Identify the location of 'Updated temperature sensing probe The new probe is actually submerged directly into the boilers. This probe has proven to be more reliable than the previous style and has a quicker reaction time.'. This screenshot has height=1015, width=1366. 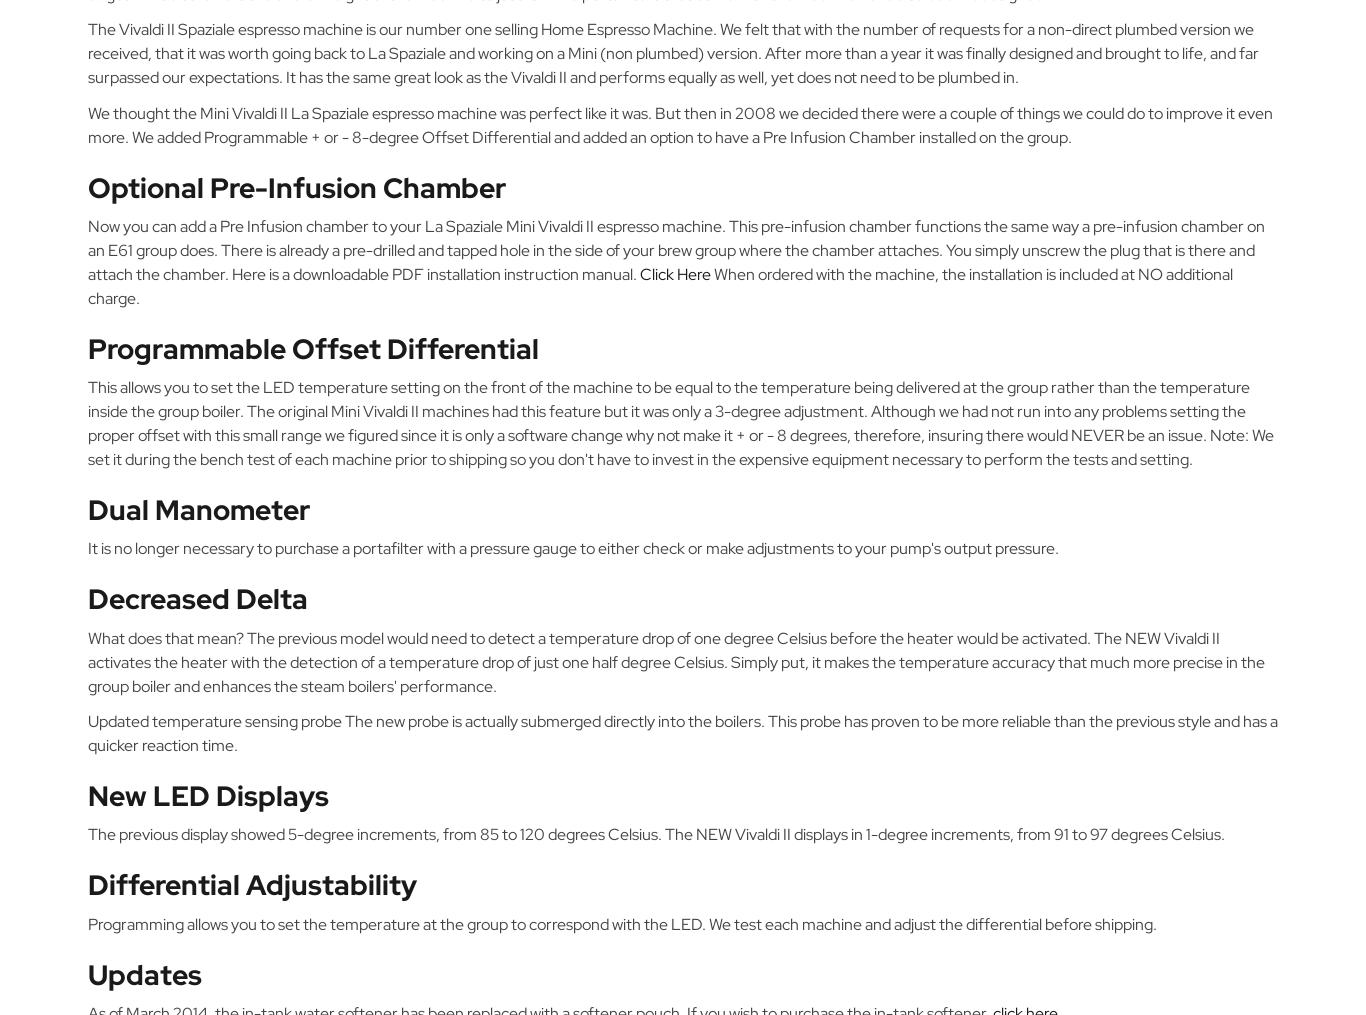
(683, 732).